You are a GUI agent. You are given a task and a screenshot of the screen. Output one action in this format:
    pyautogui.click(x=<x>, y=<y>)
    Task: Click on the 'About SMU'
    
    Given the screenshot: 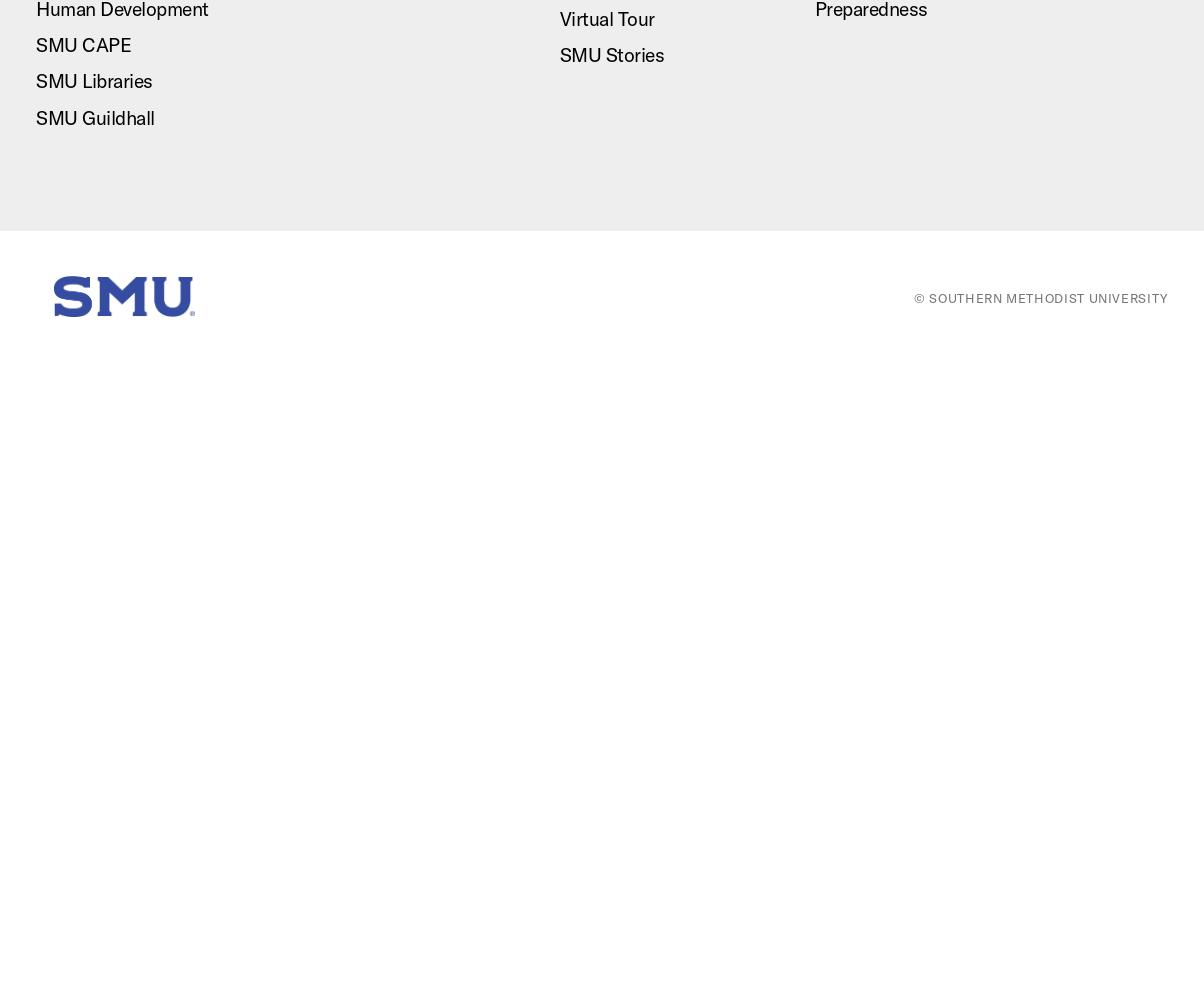 What is the action you would take?
    pyautogui.click(x=663, y=340)
    